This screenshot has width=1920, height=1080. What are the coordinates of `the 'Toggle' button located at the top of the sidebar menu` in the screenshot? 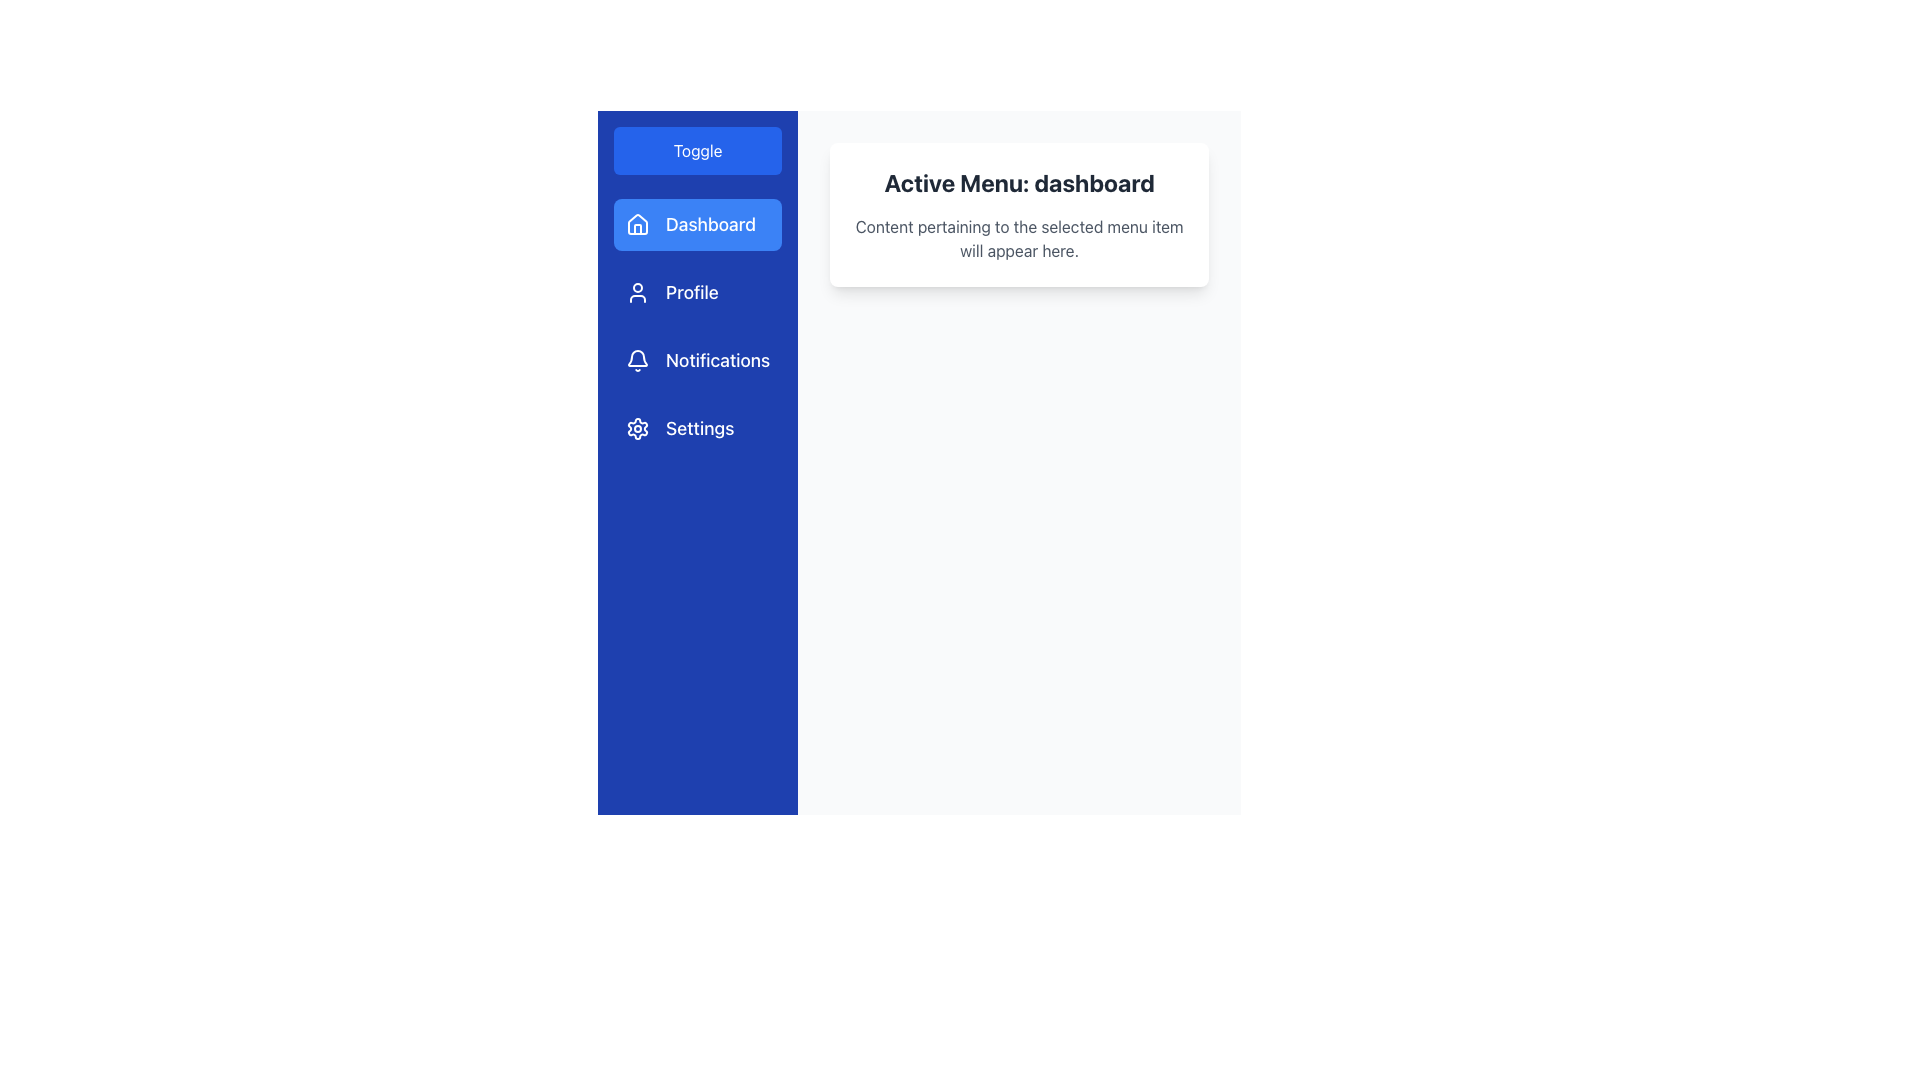 It's located at (698, 149).